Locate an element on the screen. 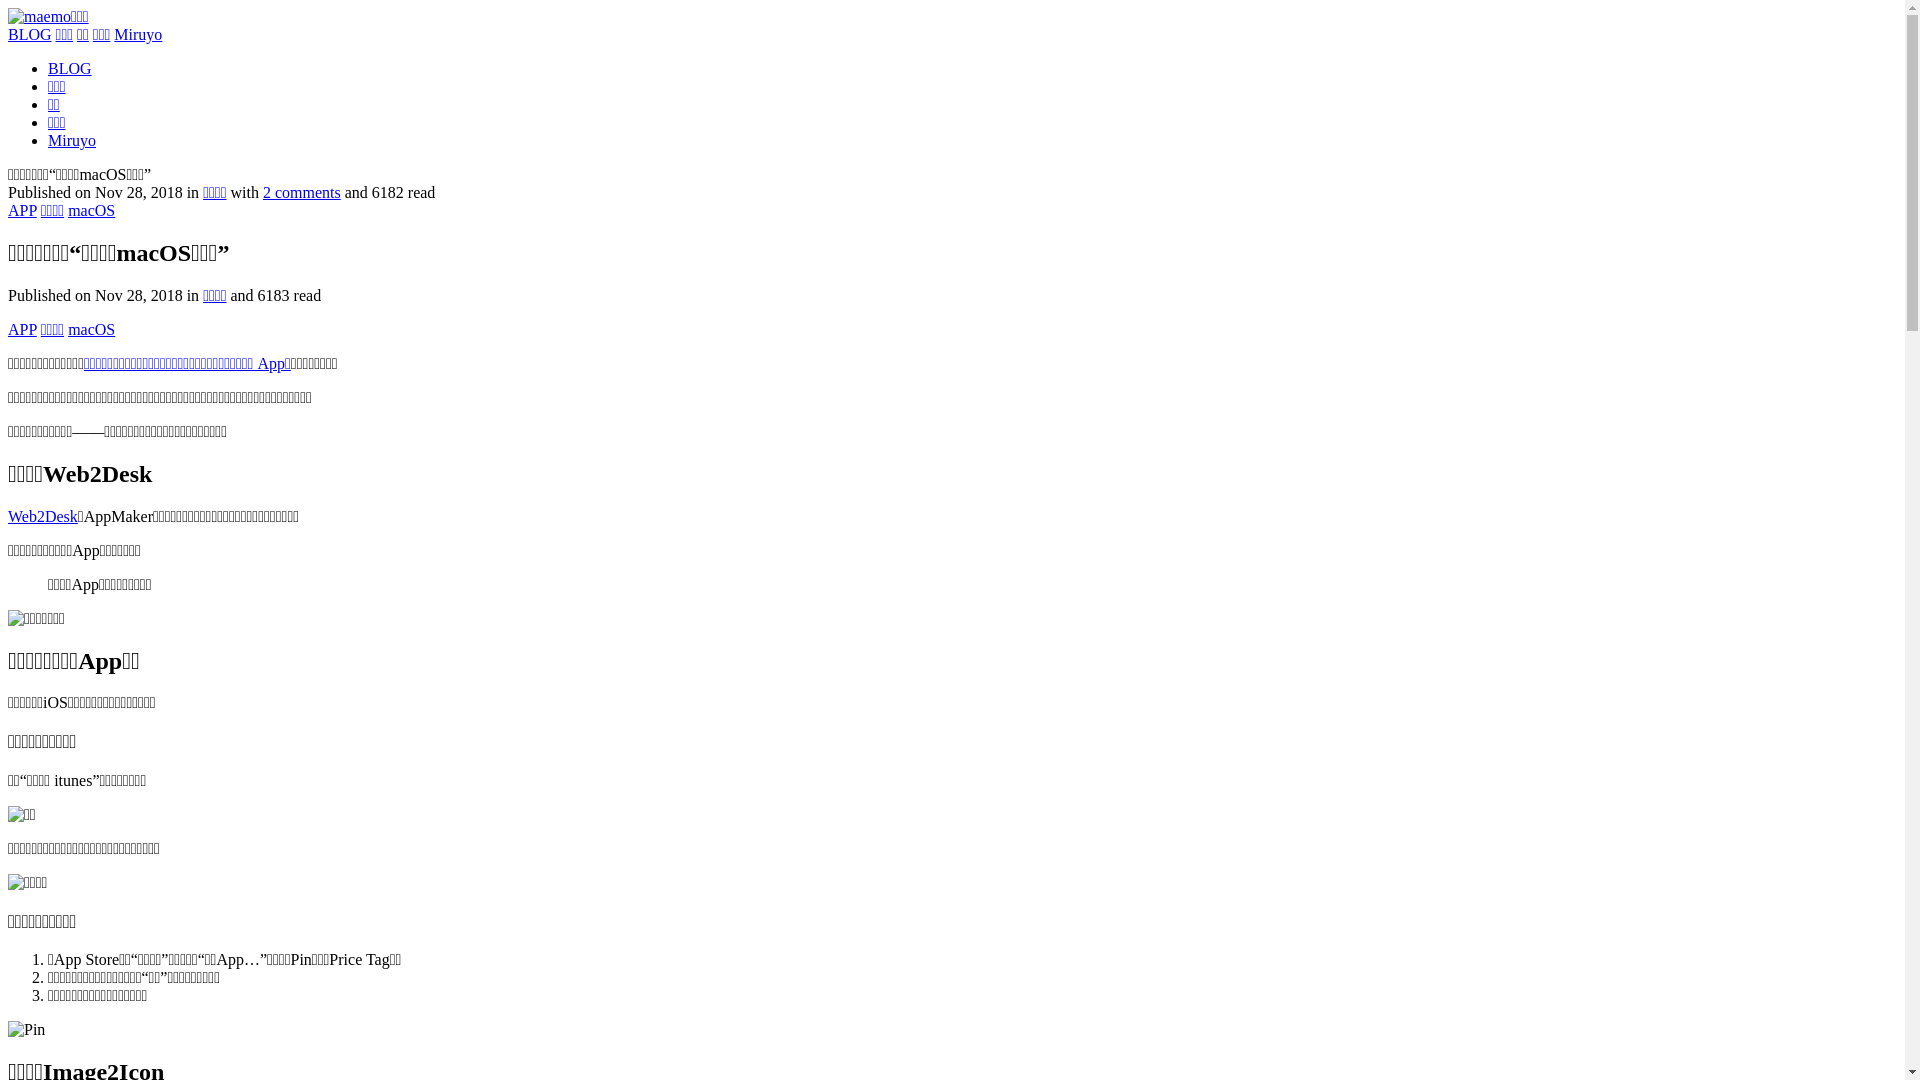 The image size is (1920, 1080). 'Miruyo' is located at coordinates (137, 34).